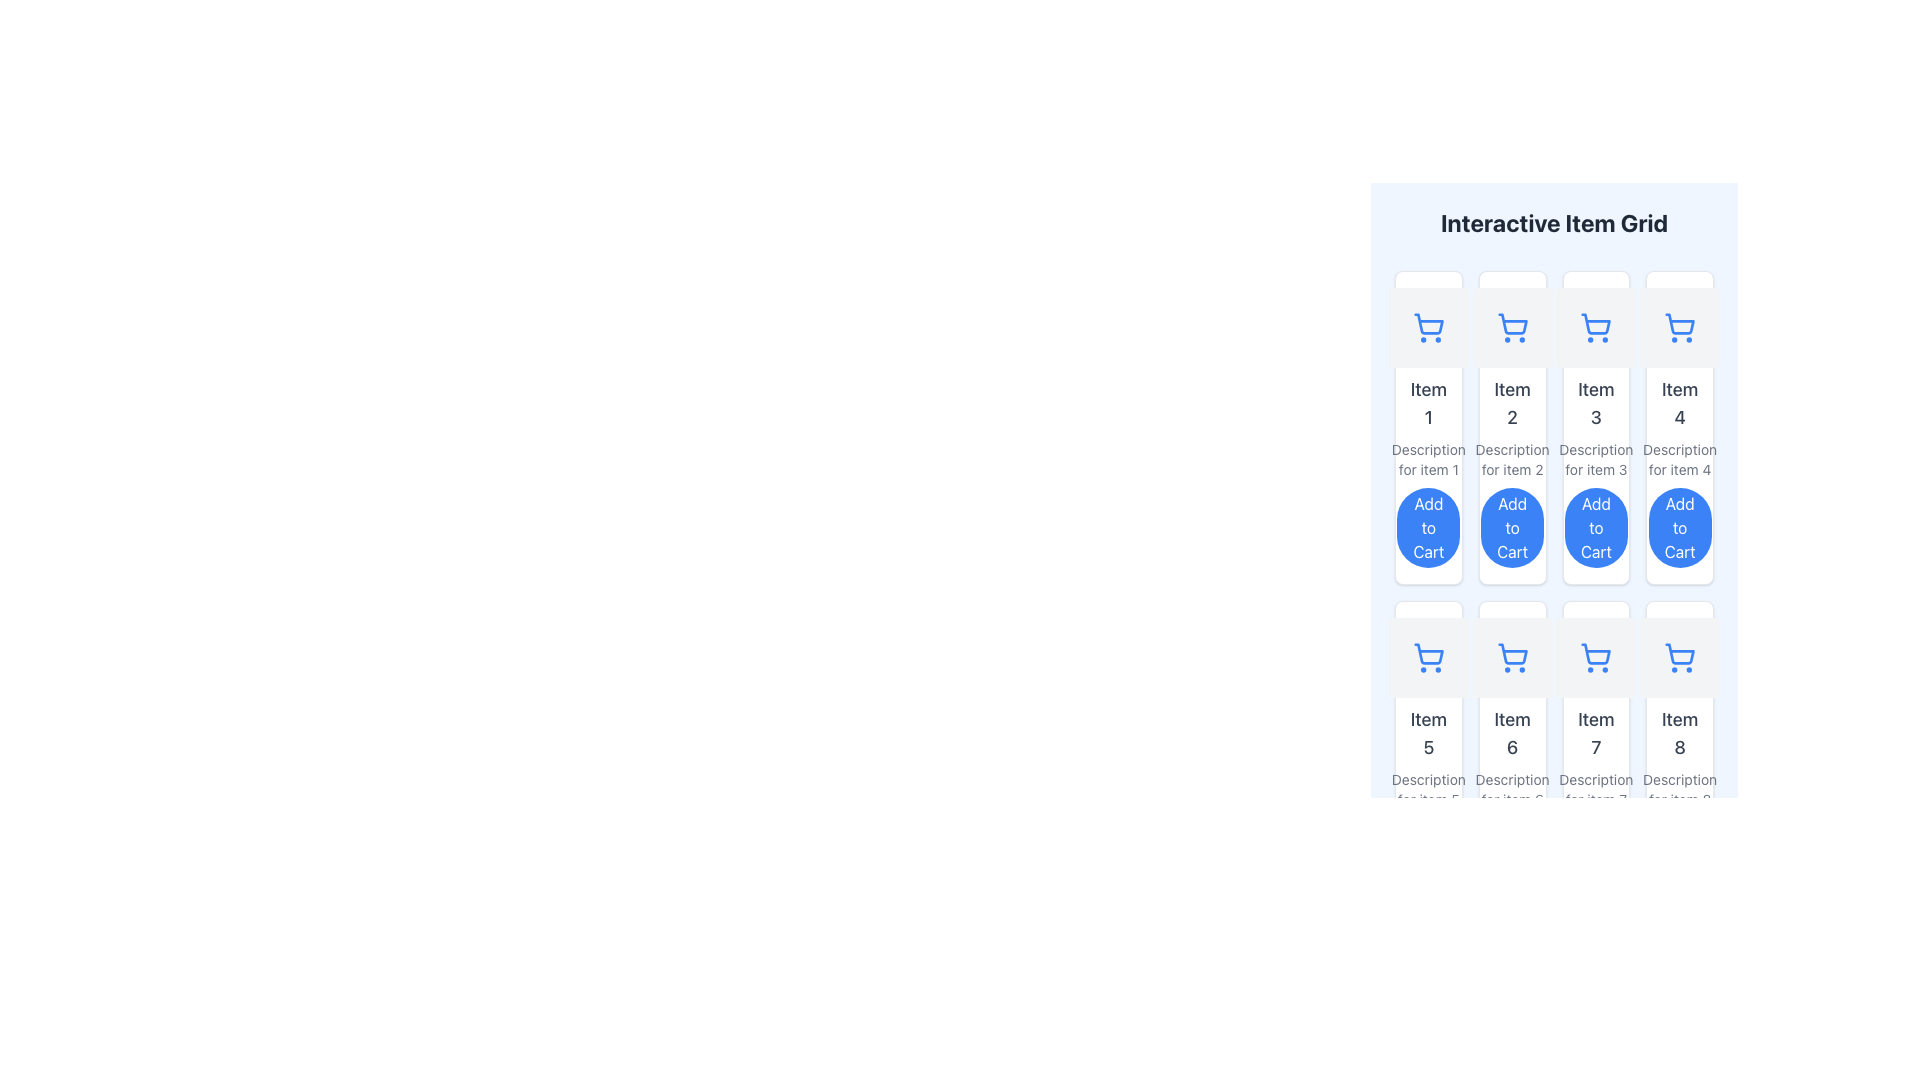  I want to click on the decorative graphic element representing cart-related actions, located in the section for 'Item 7', centered above the item title and description, so click(1595, 658).